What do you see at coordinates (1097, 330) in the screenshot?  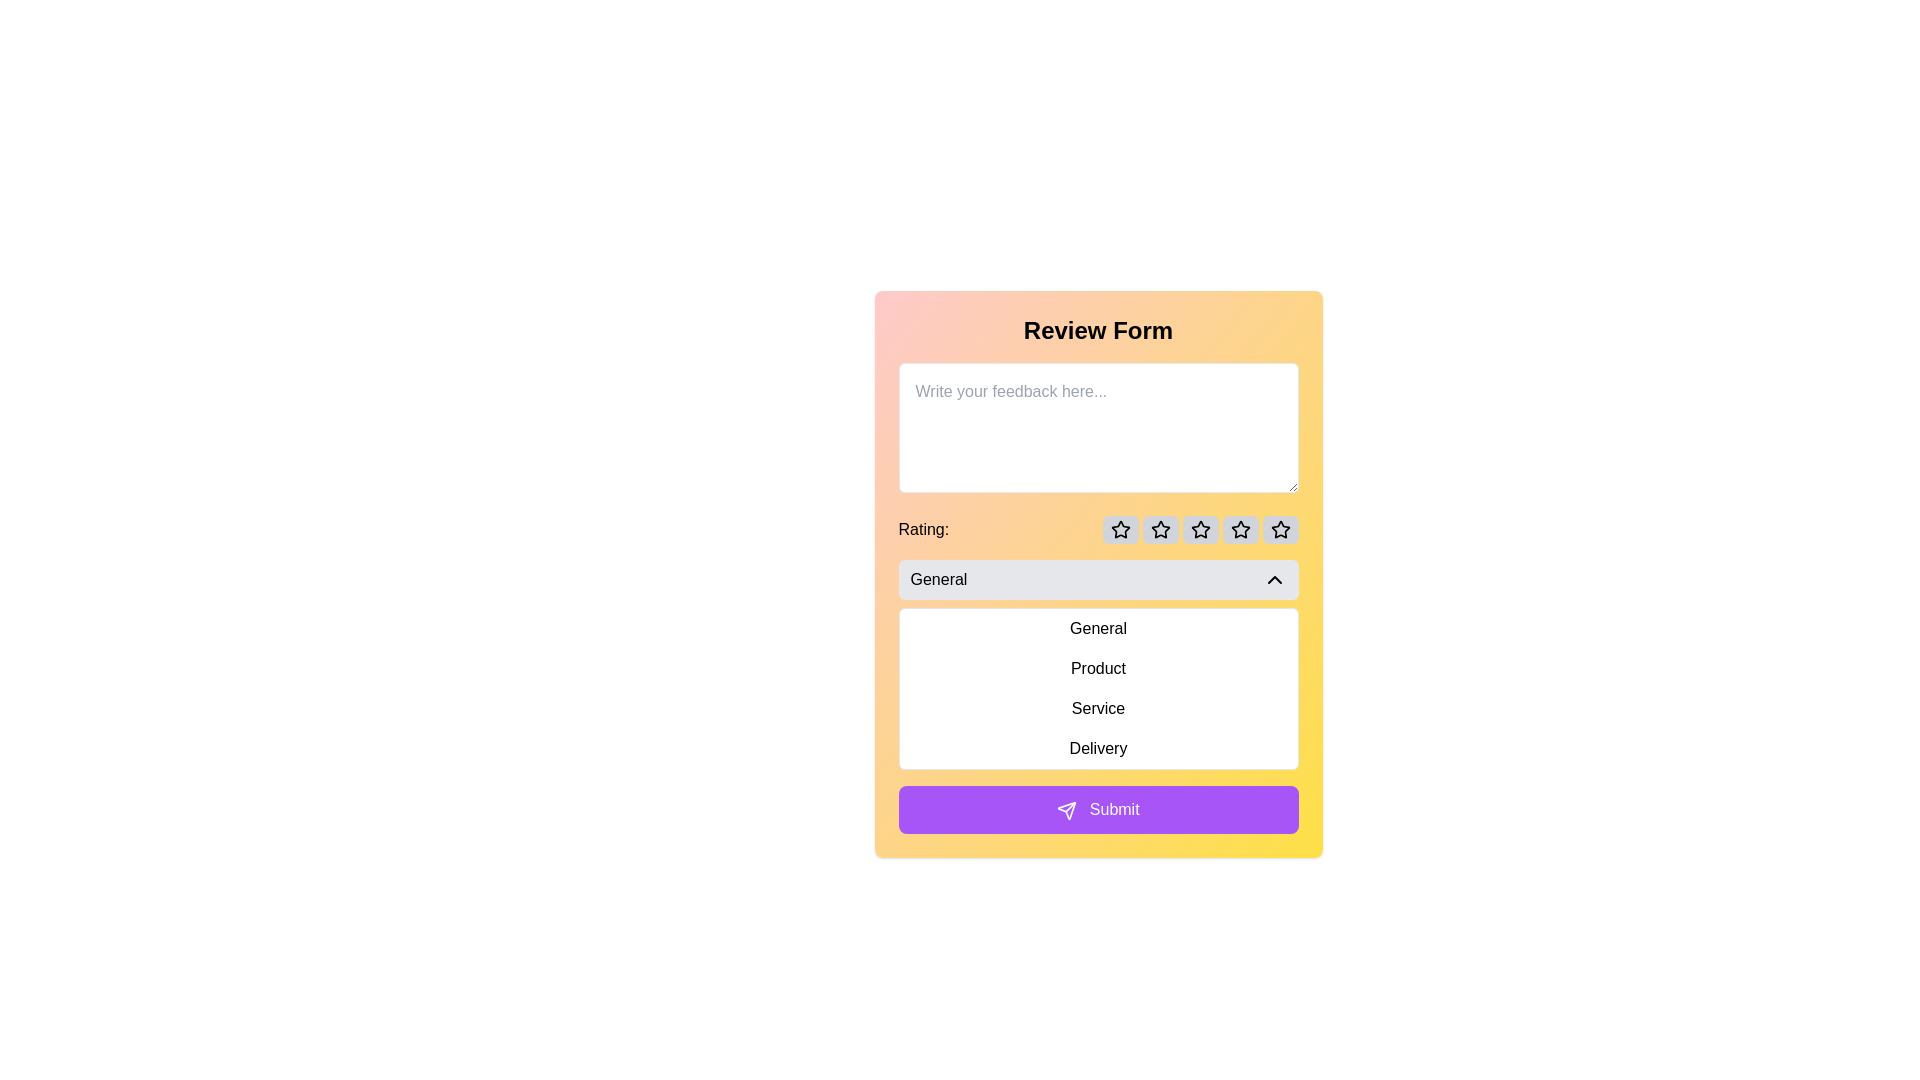 I see `the Text display element at the top of the form, which serves as the header indicating the purpose of the form` at bounding box center [1097, 330].